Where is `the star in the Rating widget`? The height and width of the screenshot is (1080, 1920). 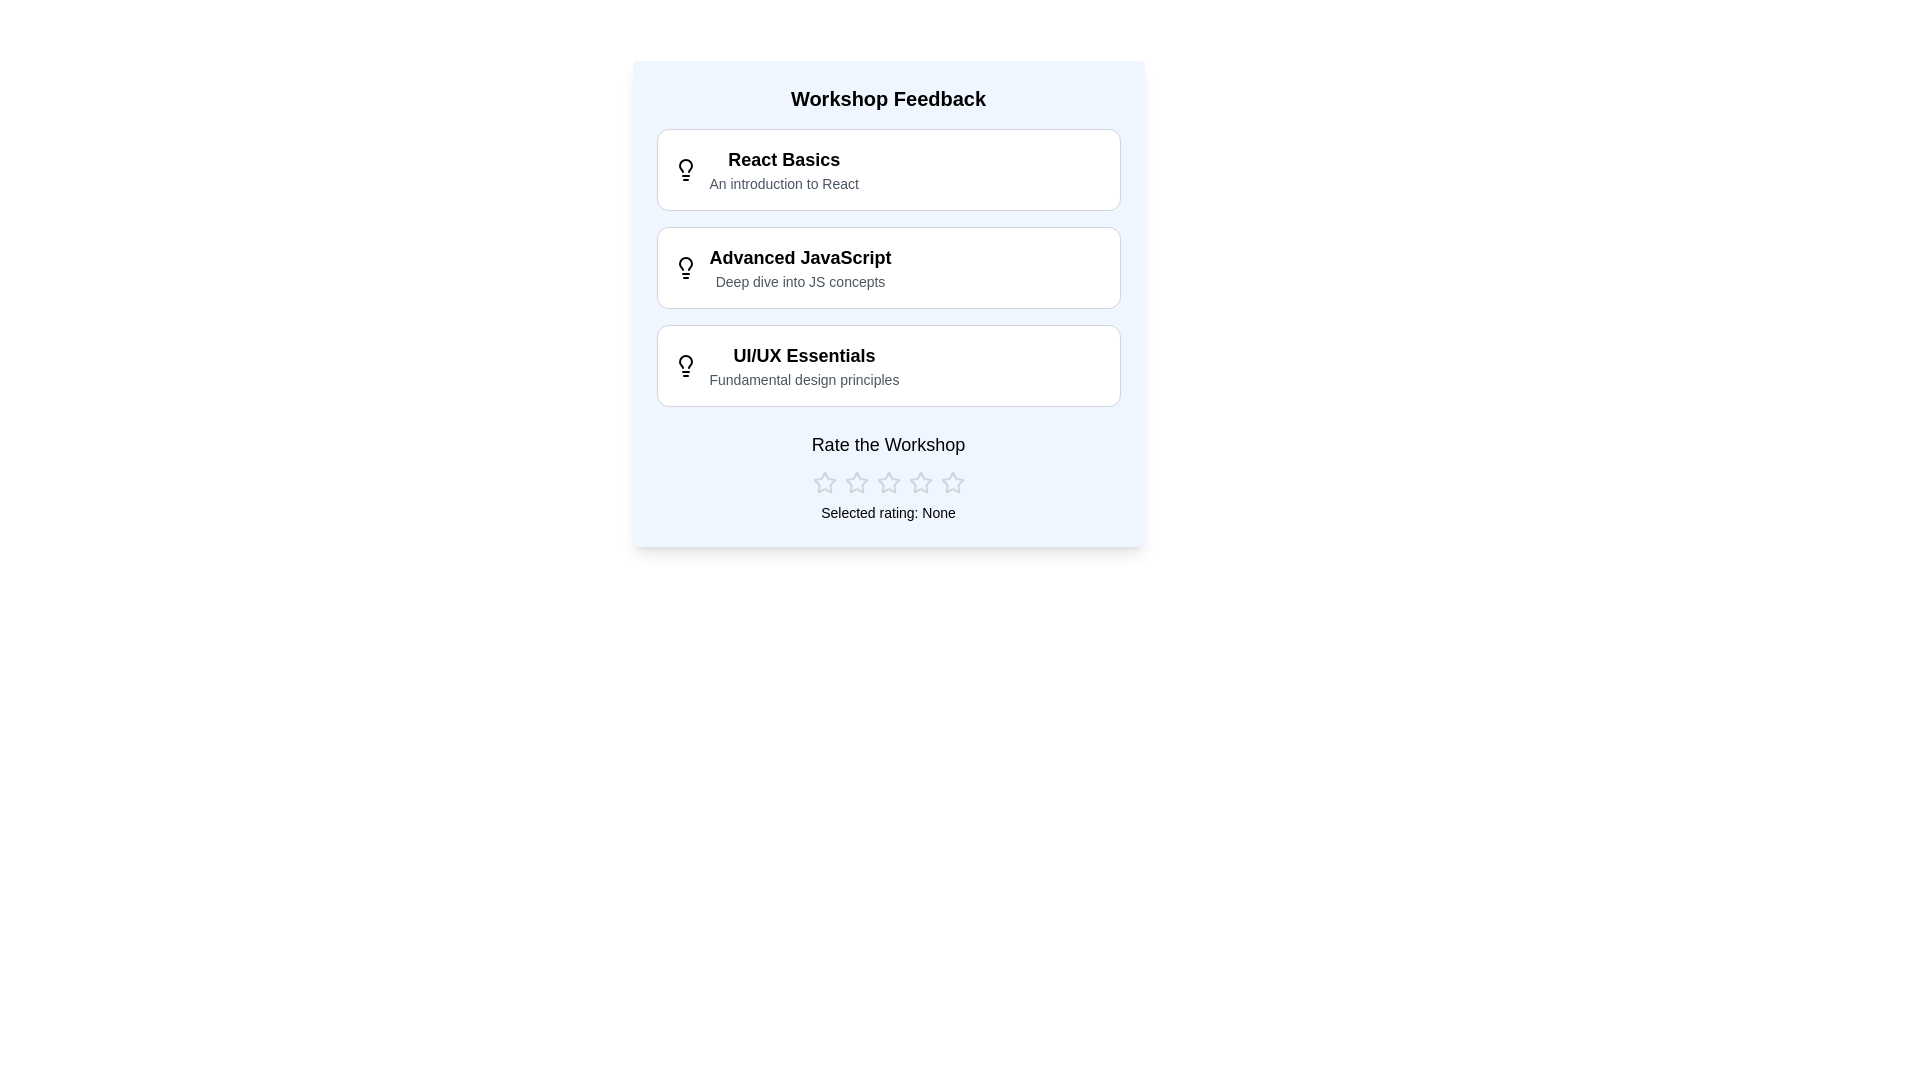 the star in the Rating widget is located at coordinates (887, 482).